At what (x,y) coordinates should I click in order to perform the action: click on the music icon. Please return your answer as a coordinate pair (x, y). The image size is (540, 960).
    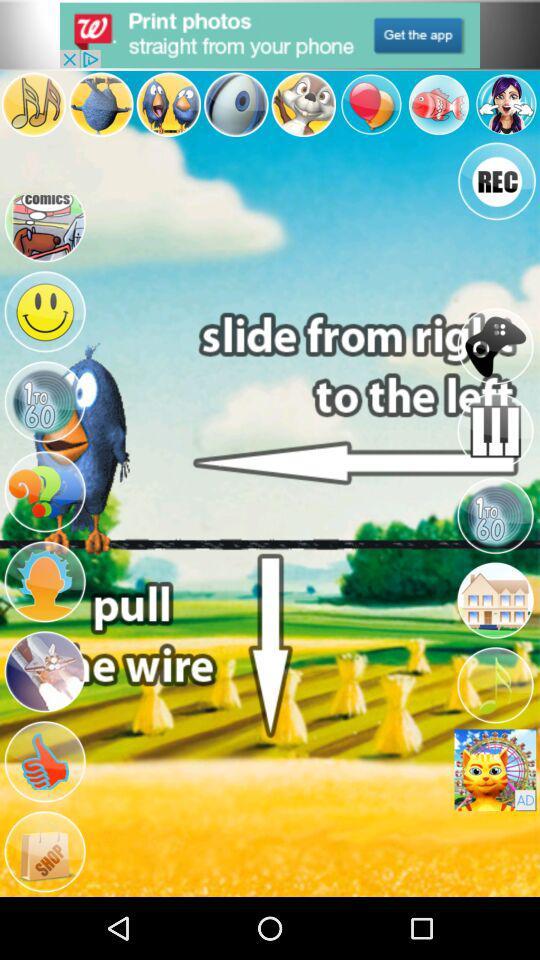
    Looking at the image, I should click on (32, 111).